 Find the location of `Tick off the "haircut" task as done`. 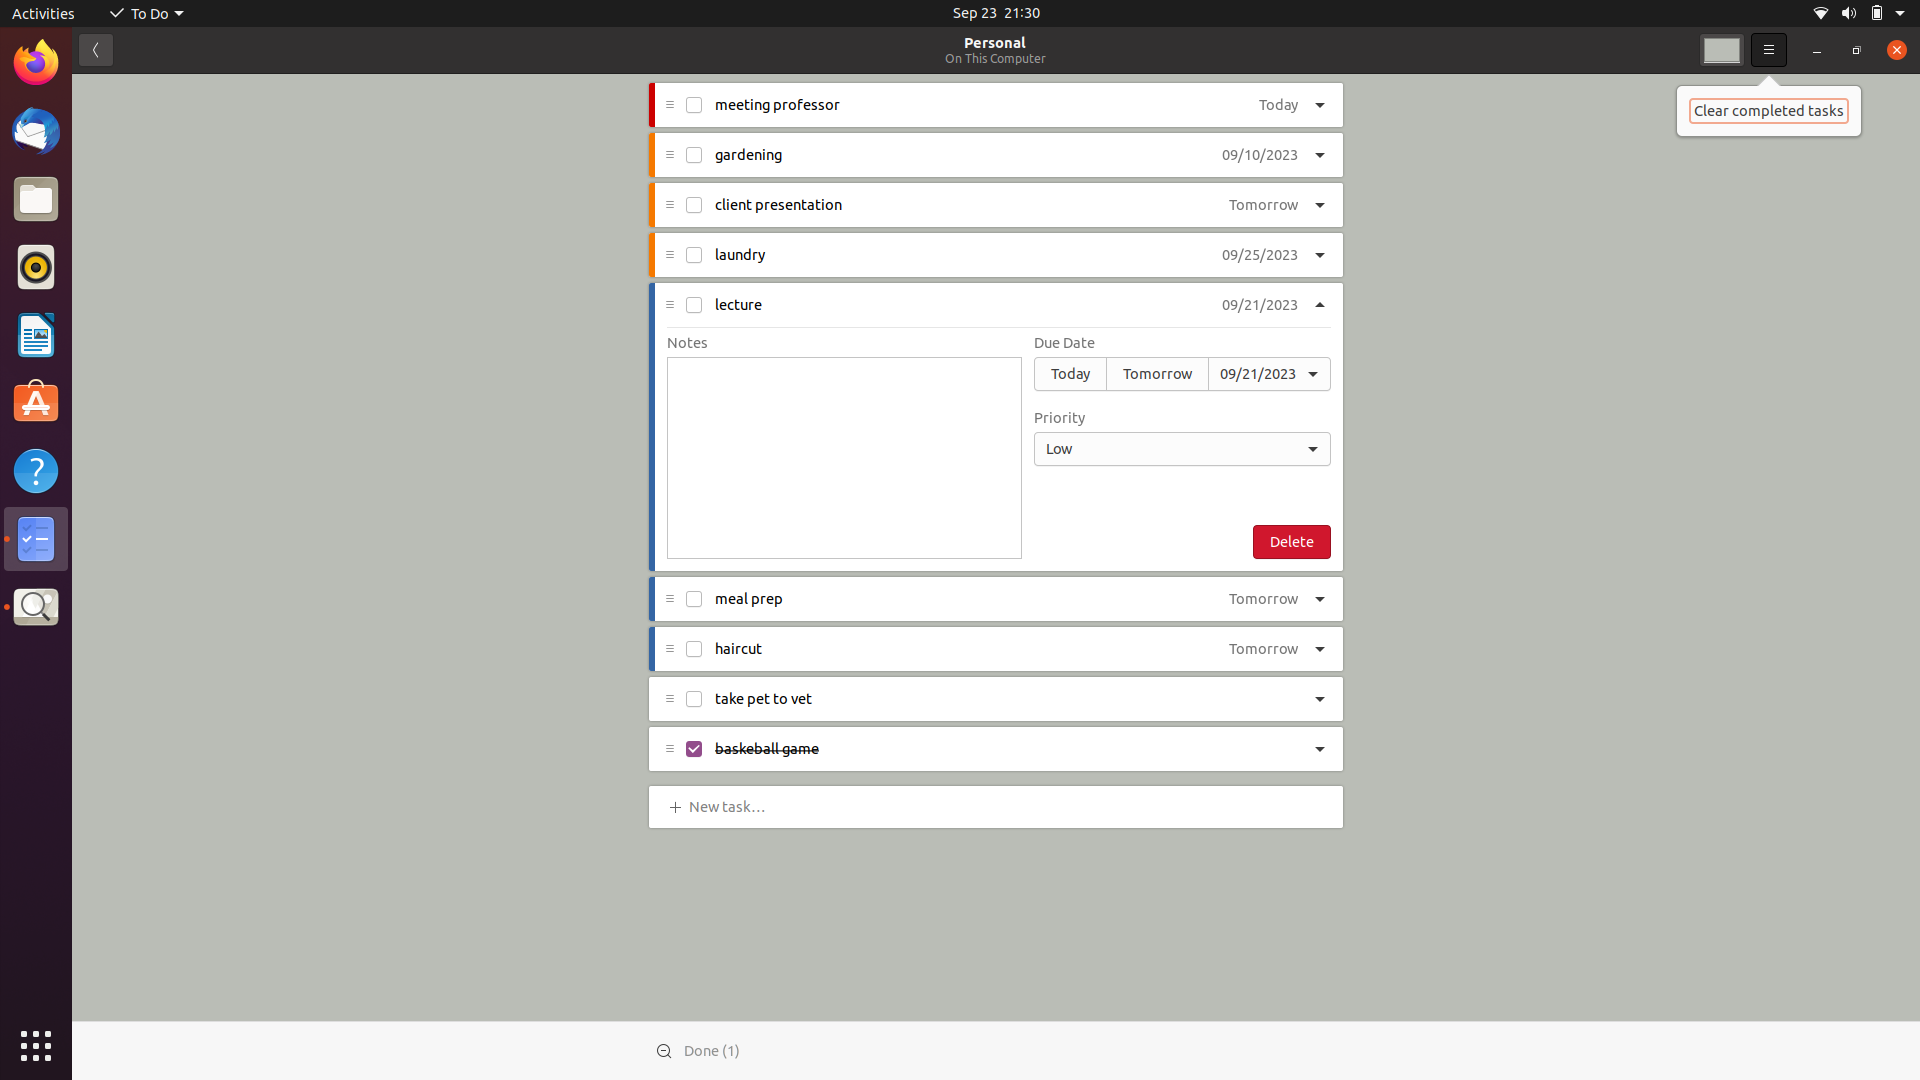

Tick off the "haircut" task as done is located at coordinates (692, 648).